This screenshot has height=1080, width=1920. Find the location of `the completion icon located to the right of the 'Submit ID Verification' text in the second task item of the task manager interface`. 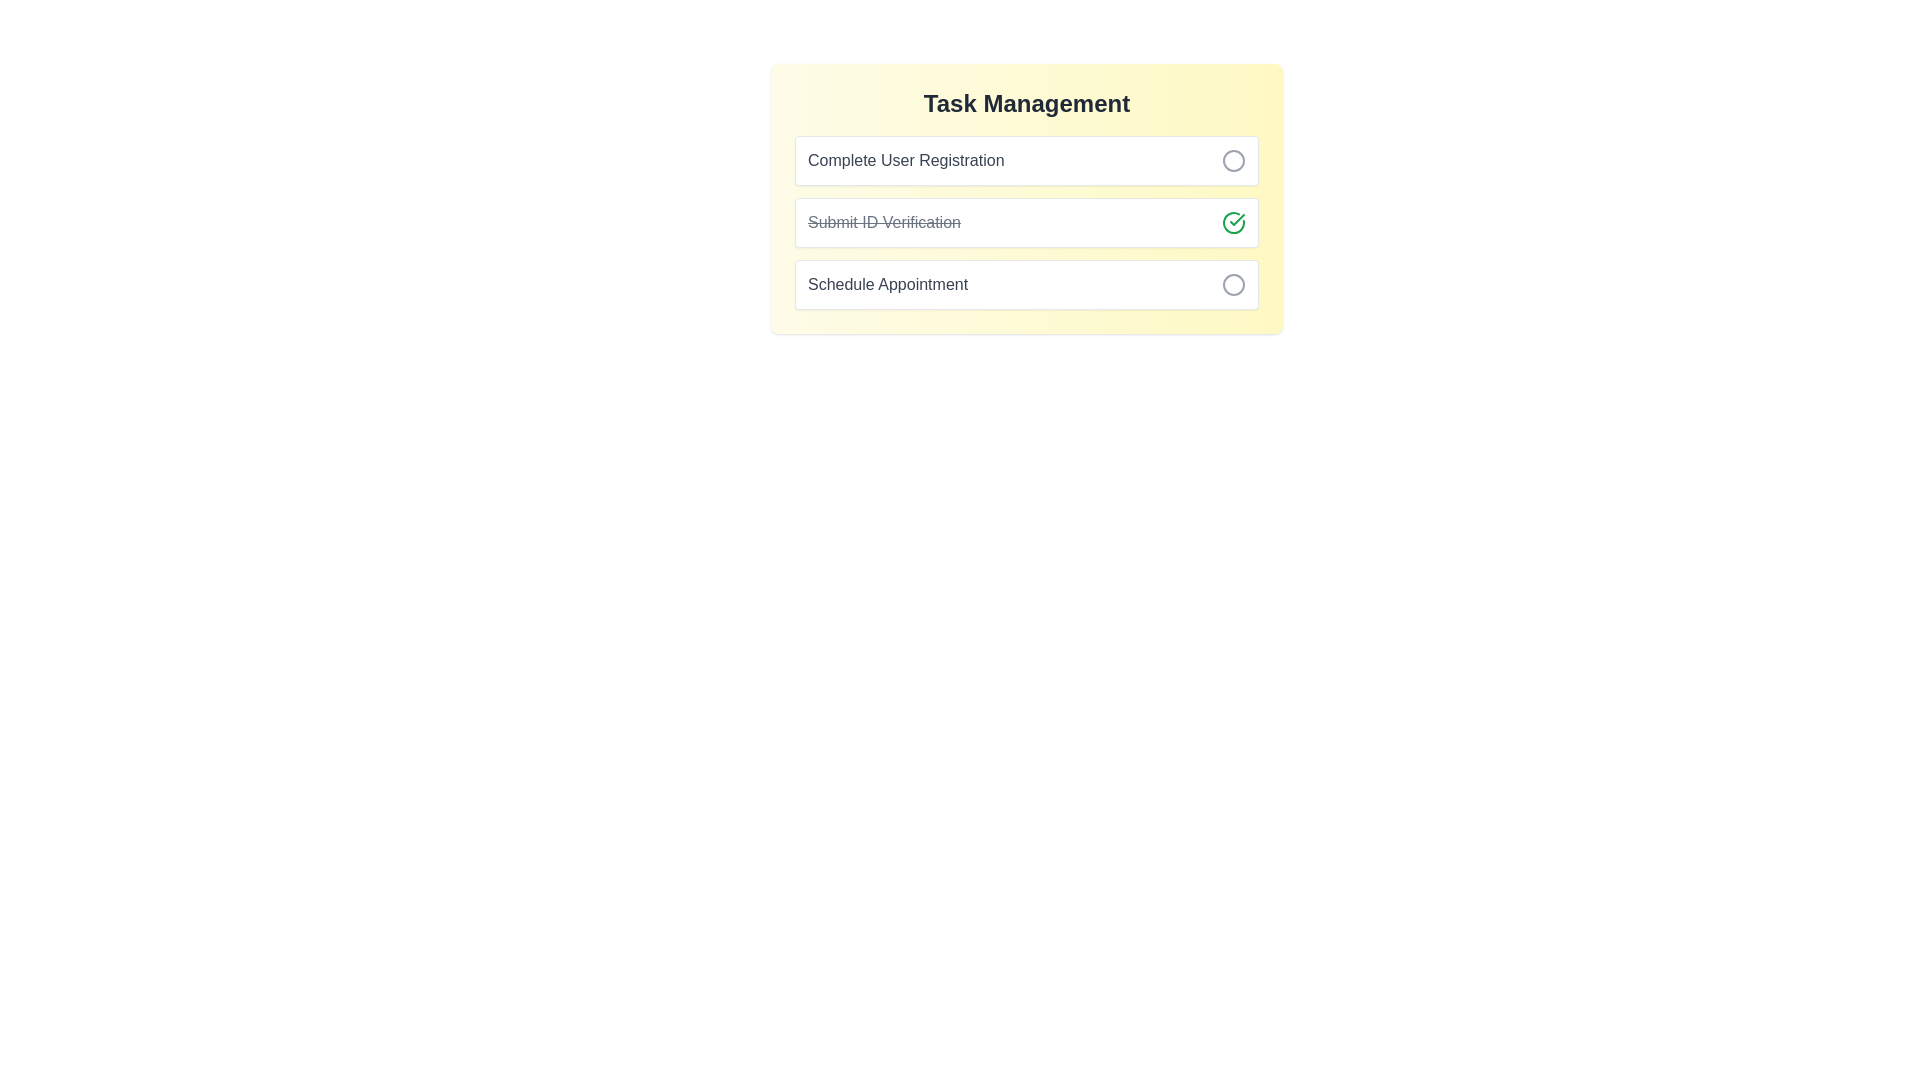

the completion icon located to the right of the 'Submit ID Verification' text in the second task item of the task manager interface is located at coordinates (1236, 219).